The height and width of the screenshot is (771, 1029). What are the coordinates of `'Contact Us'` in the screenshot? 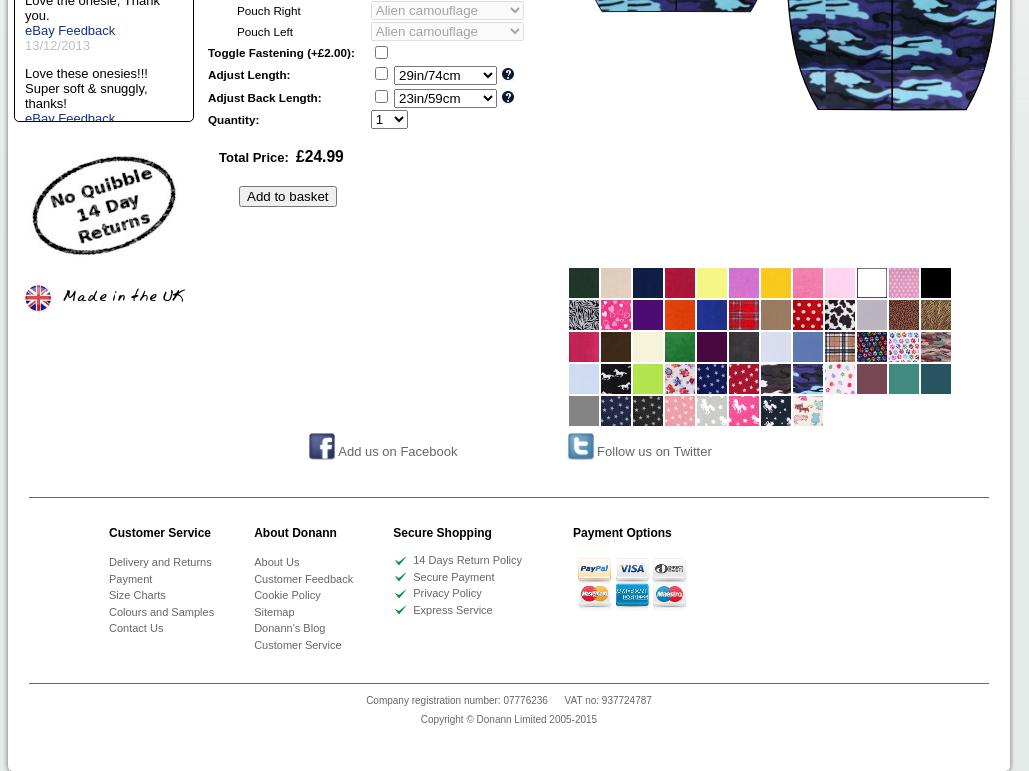 It's located at (135, 626).